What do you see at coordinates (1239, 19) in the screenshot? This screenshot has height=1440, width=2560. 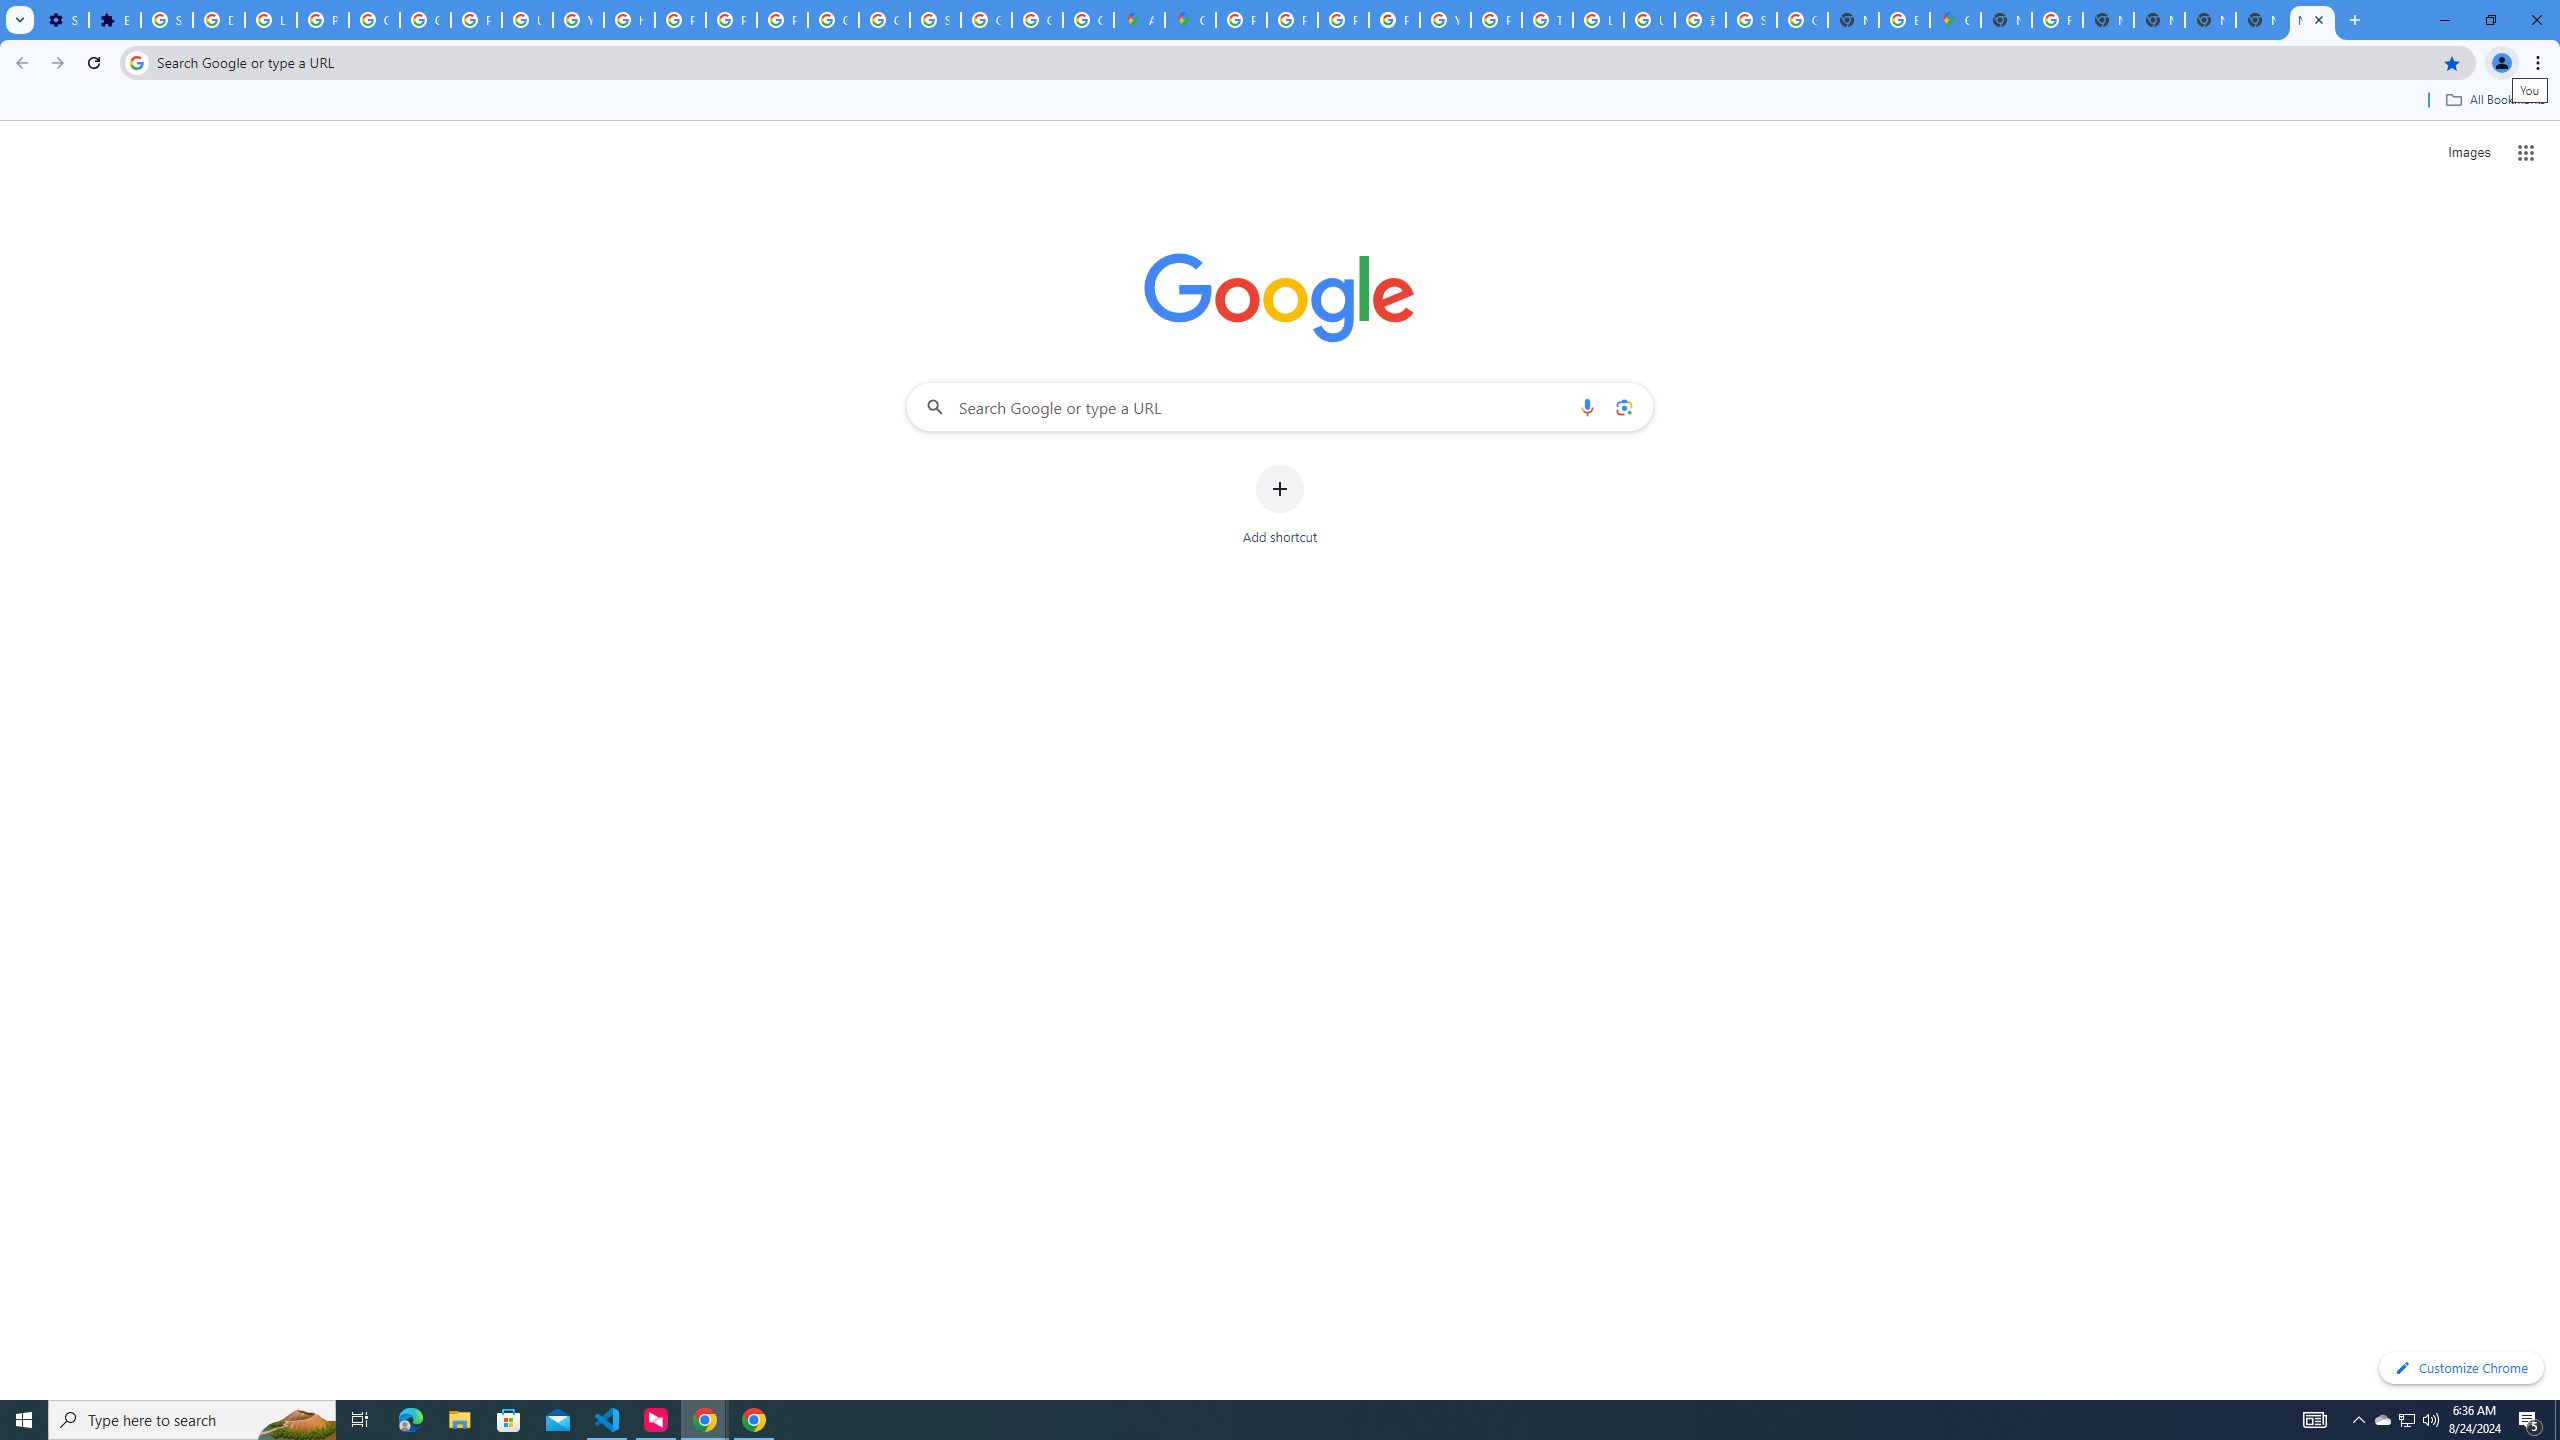 I see `'Policy Accountability and Transparency - Transparency Center'` at bounding box center [1239, 19].